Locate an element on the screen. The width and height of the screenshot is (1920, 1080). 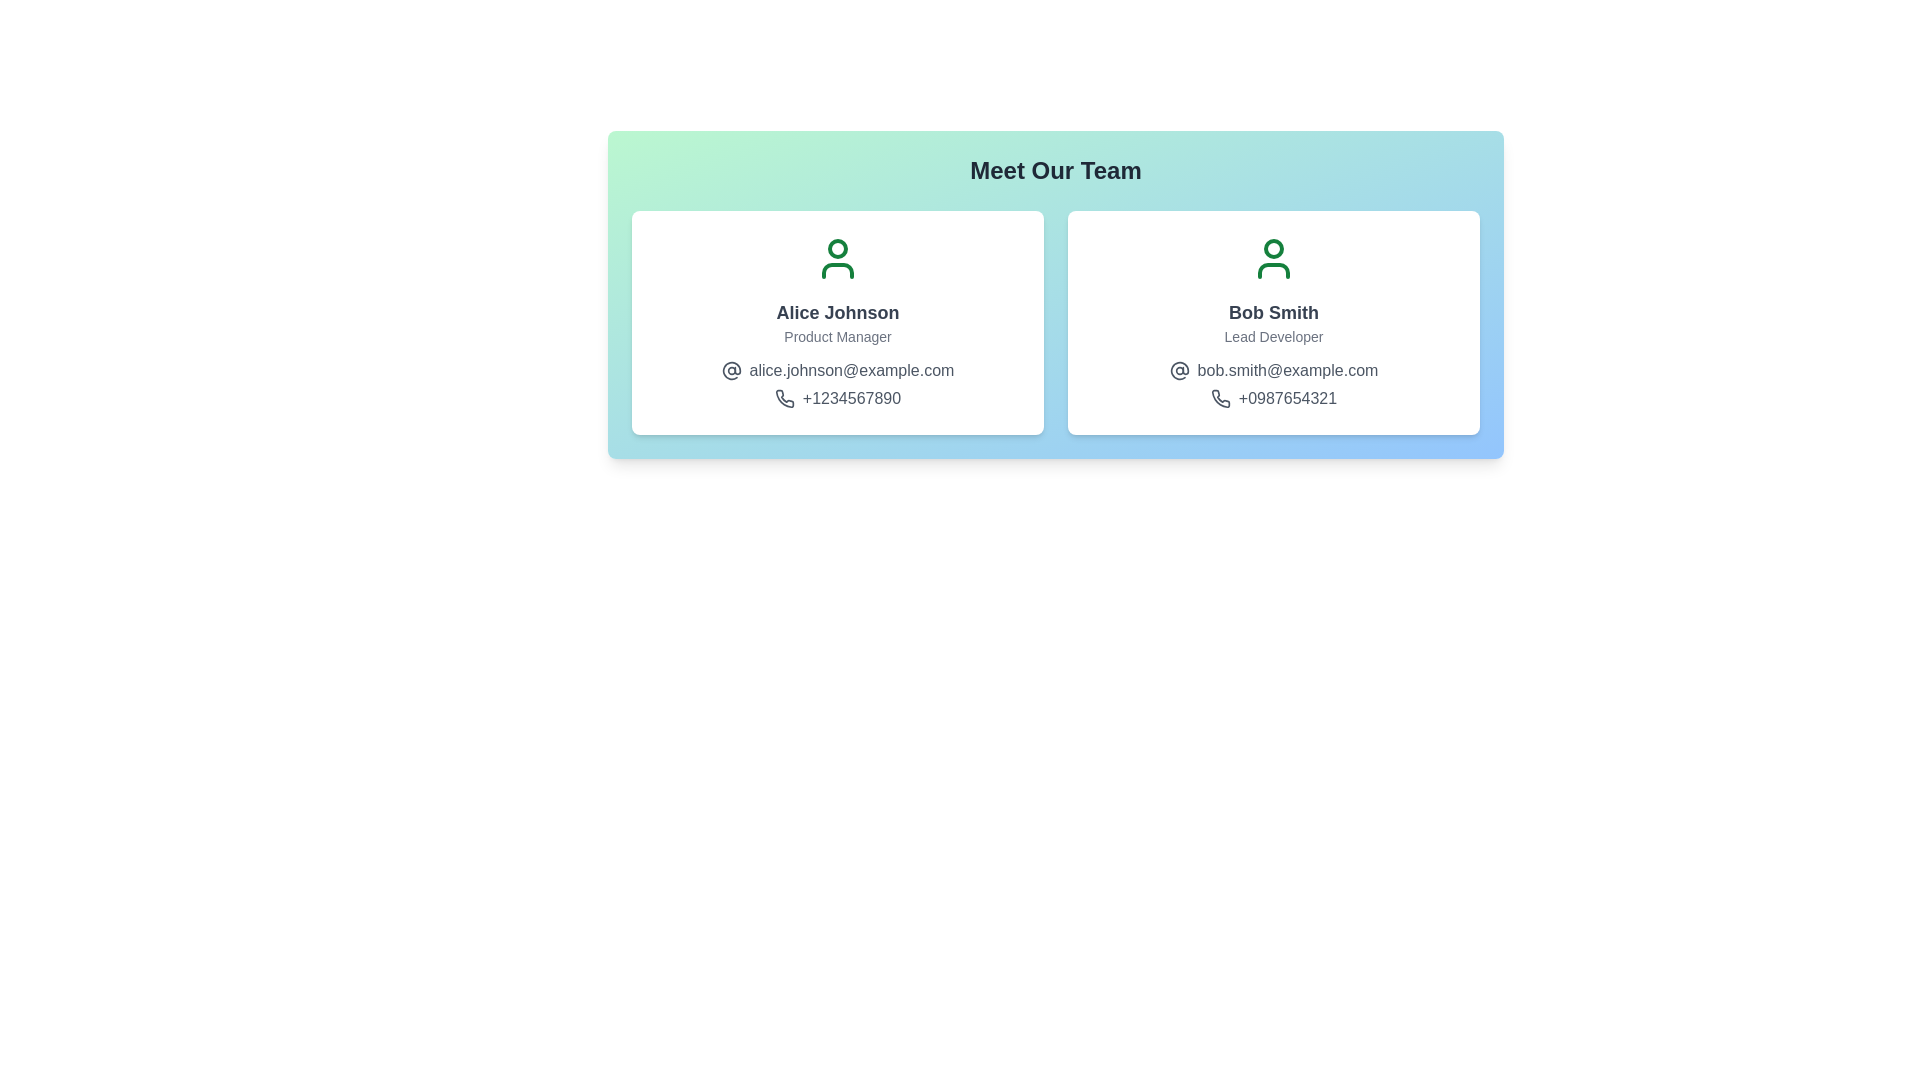
the green user silhouette icon located at the top of the card for 'Alice Johnson', which is positioned centrally under the 'Meet Our Team' heading is located at coordinates (838, 257).